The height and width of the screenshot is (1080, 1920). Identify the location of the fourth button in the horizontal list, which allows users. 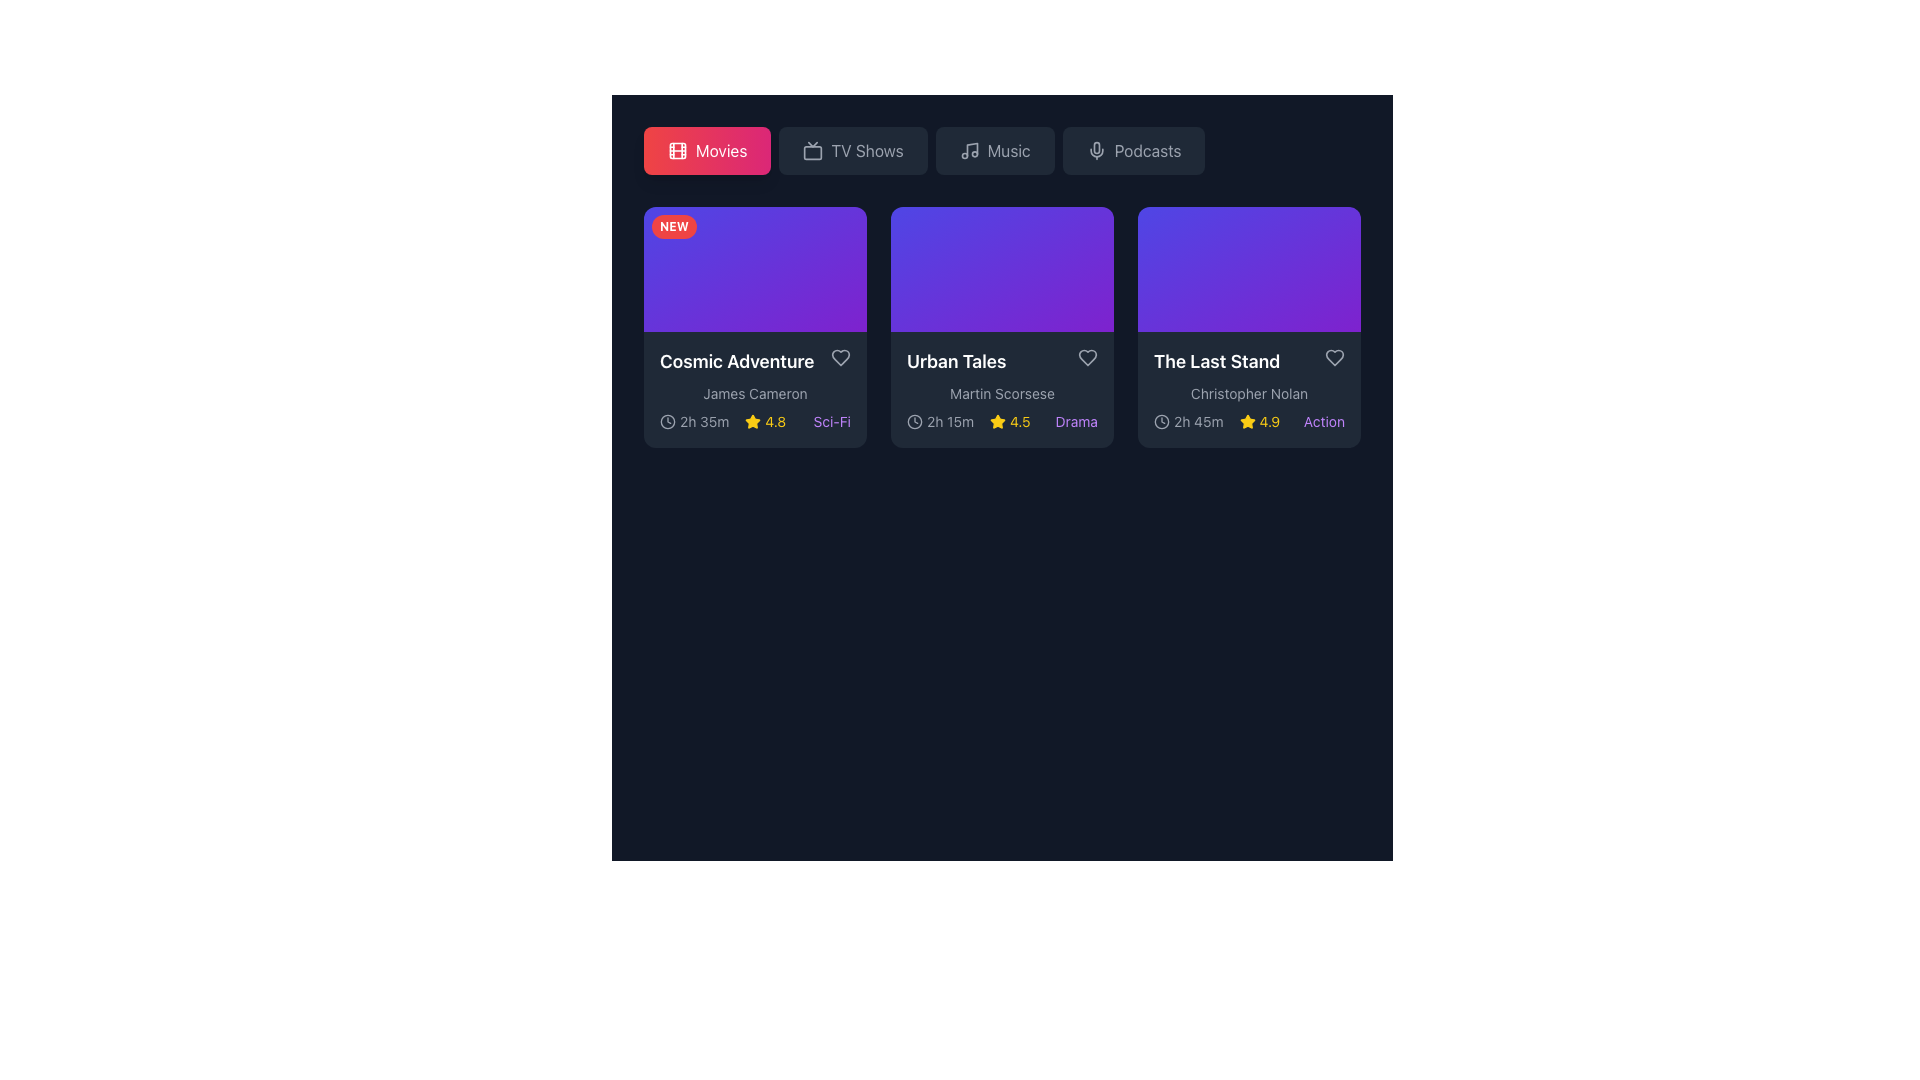
(1134, 149).